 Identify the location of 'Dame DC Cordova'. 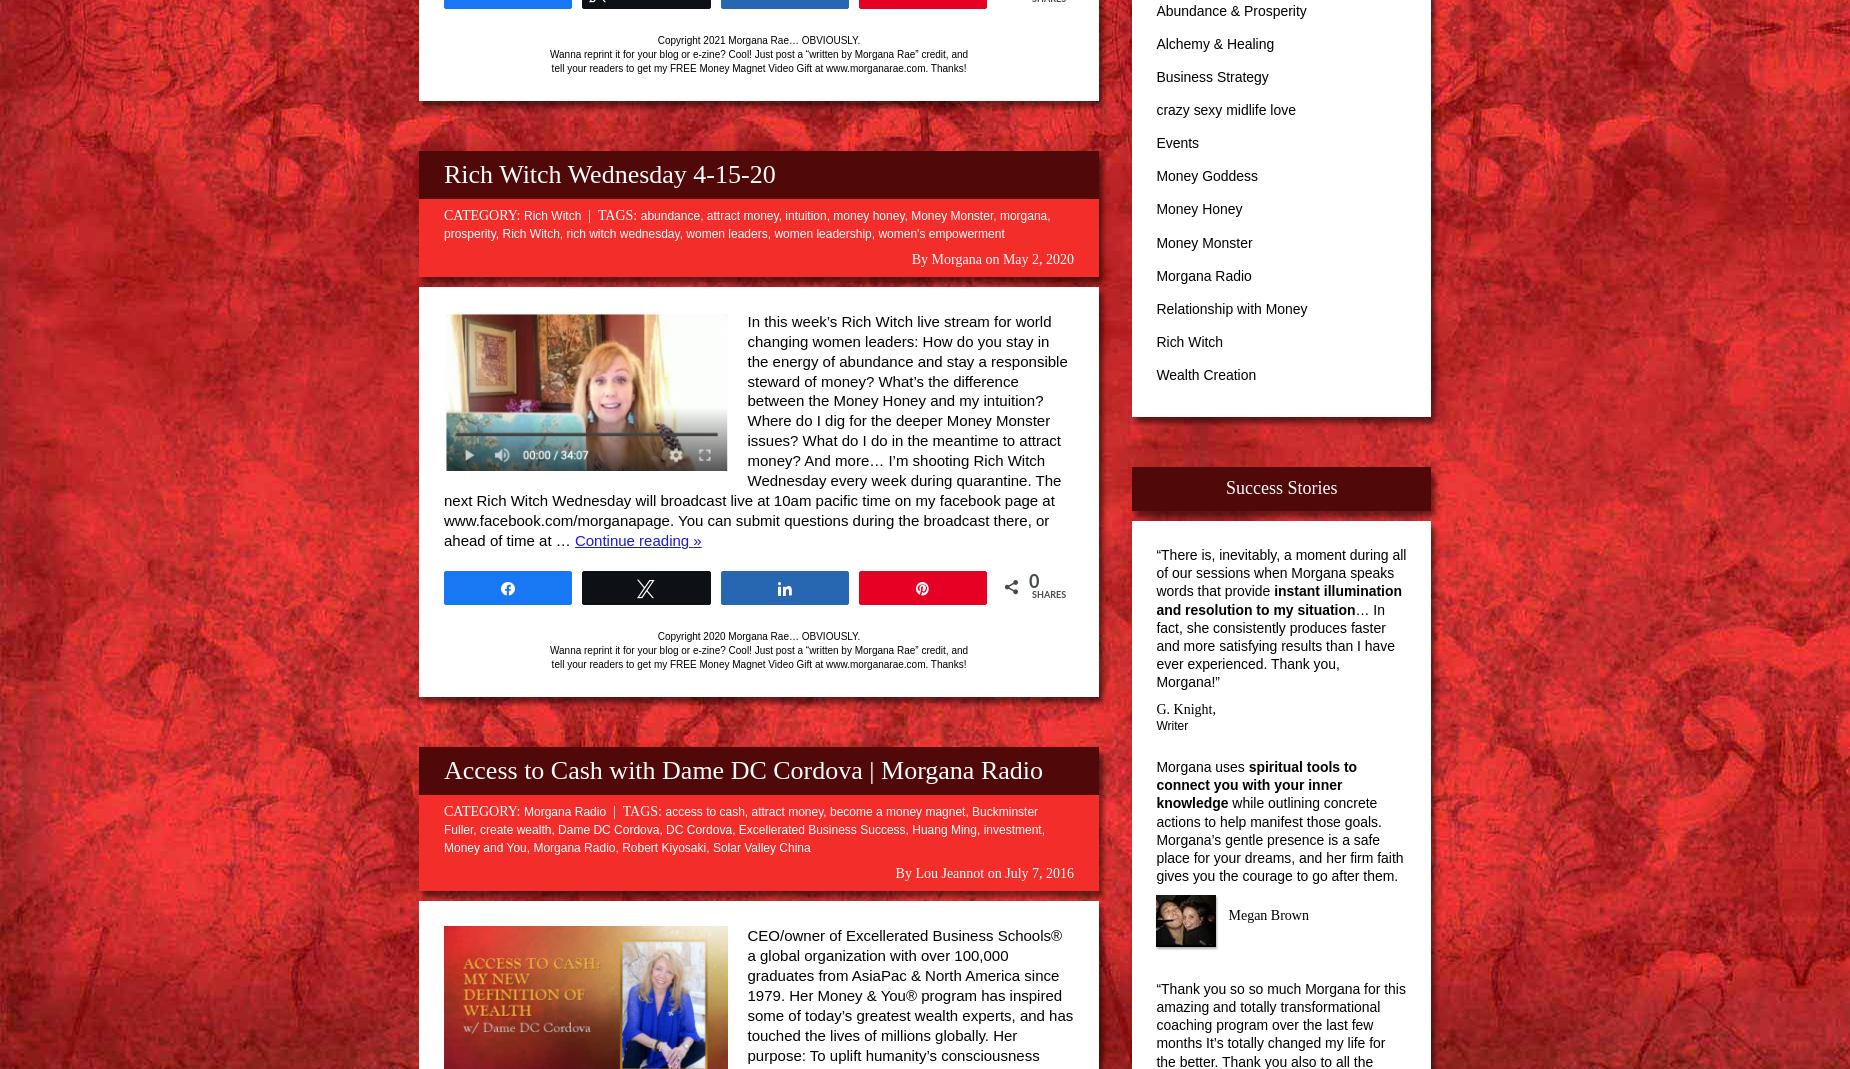
(608, 829).